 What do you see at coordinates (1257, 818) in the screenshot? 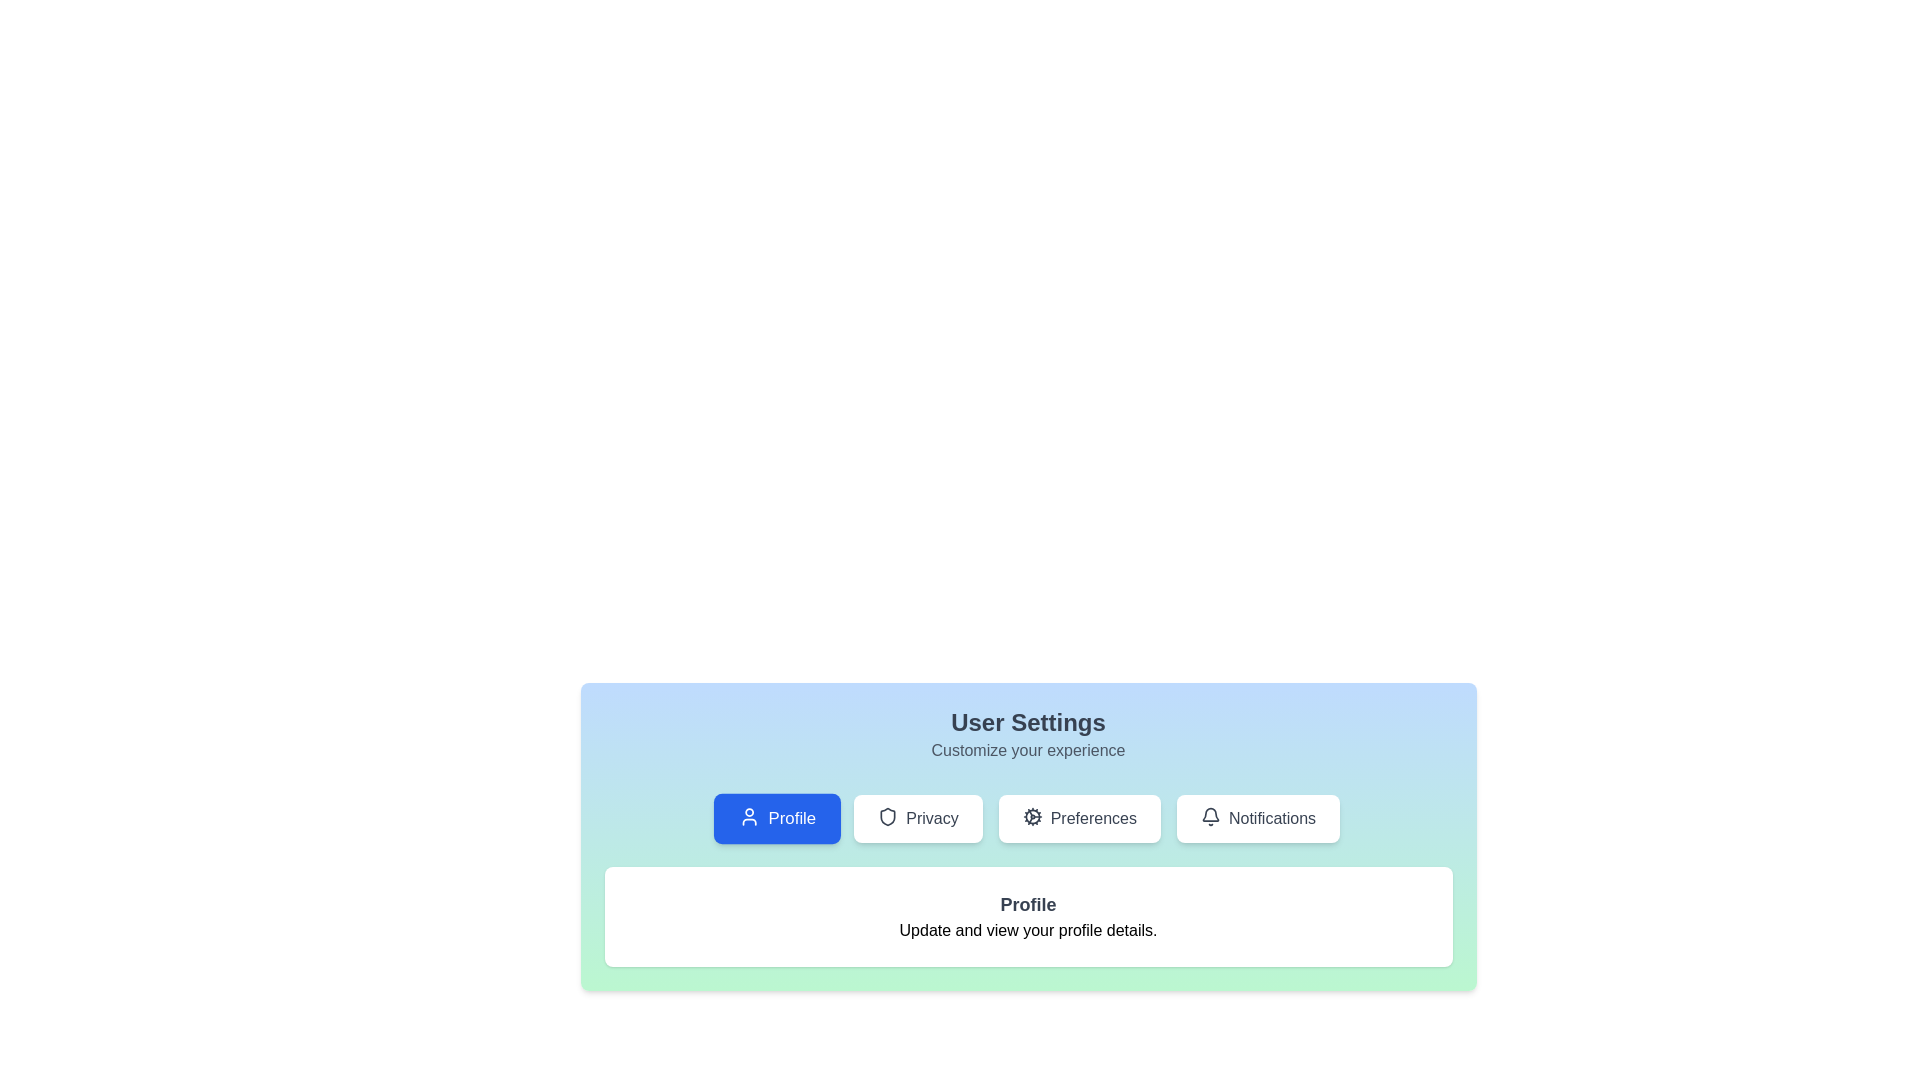
I see `the Notifications tab to view its content` at bounding box center [1257, 818].